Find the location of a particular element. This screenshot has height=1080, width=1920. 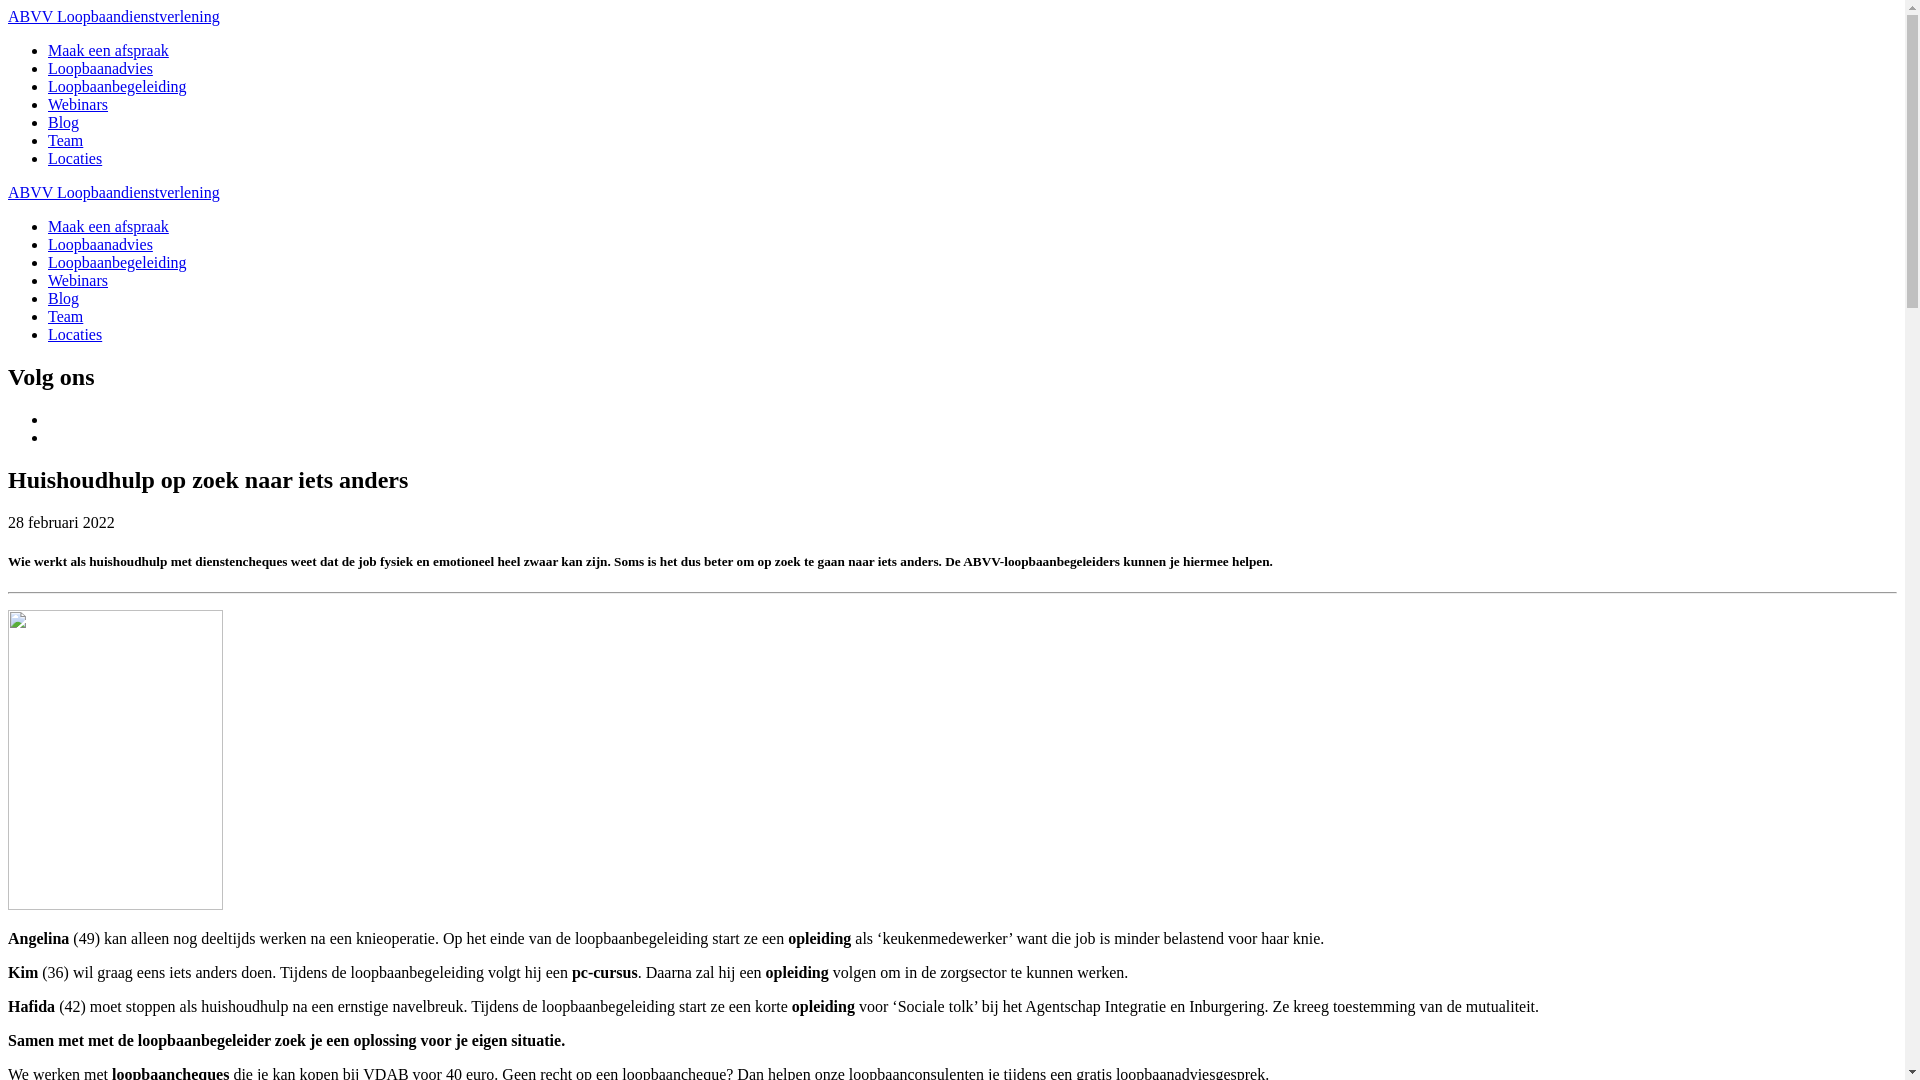

'Team' is located at coordinates (65, 315).